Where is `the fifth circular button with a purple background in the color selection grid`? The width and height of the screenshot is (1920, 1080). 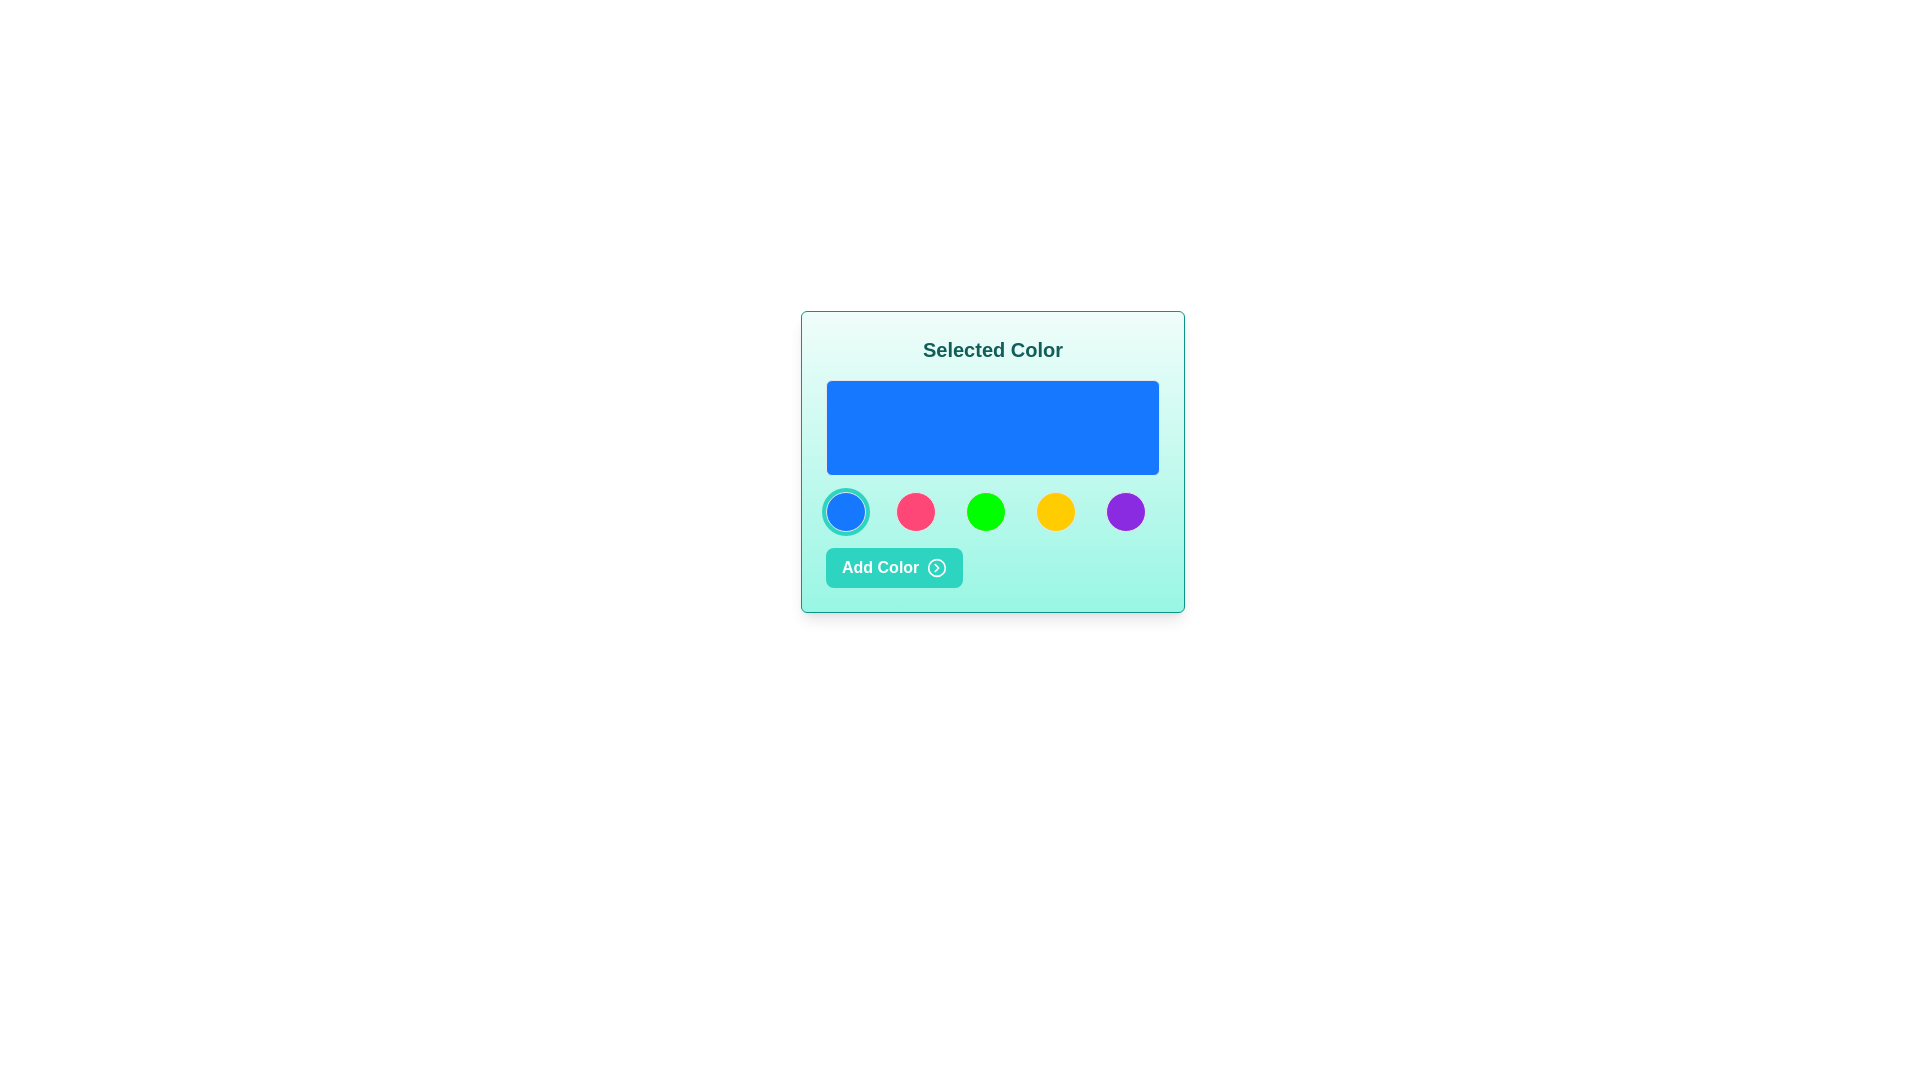 the fifth circular button with a purple background in the color selection grid is located at coordinates (1126, 511).